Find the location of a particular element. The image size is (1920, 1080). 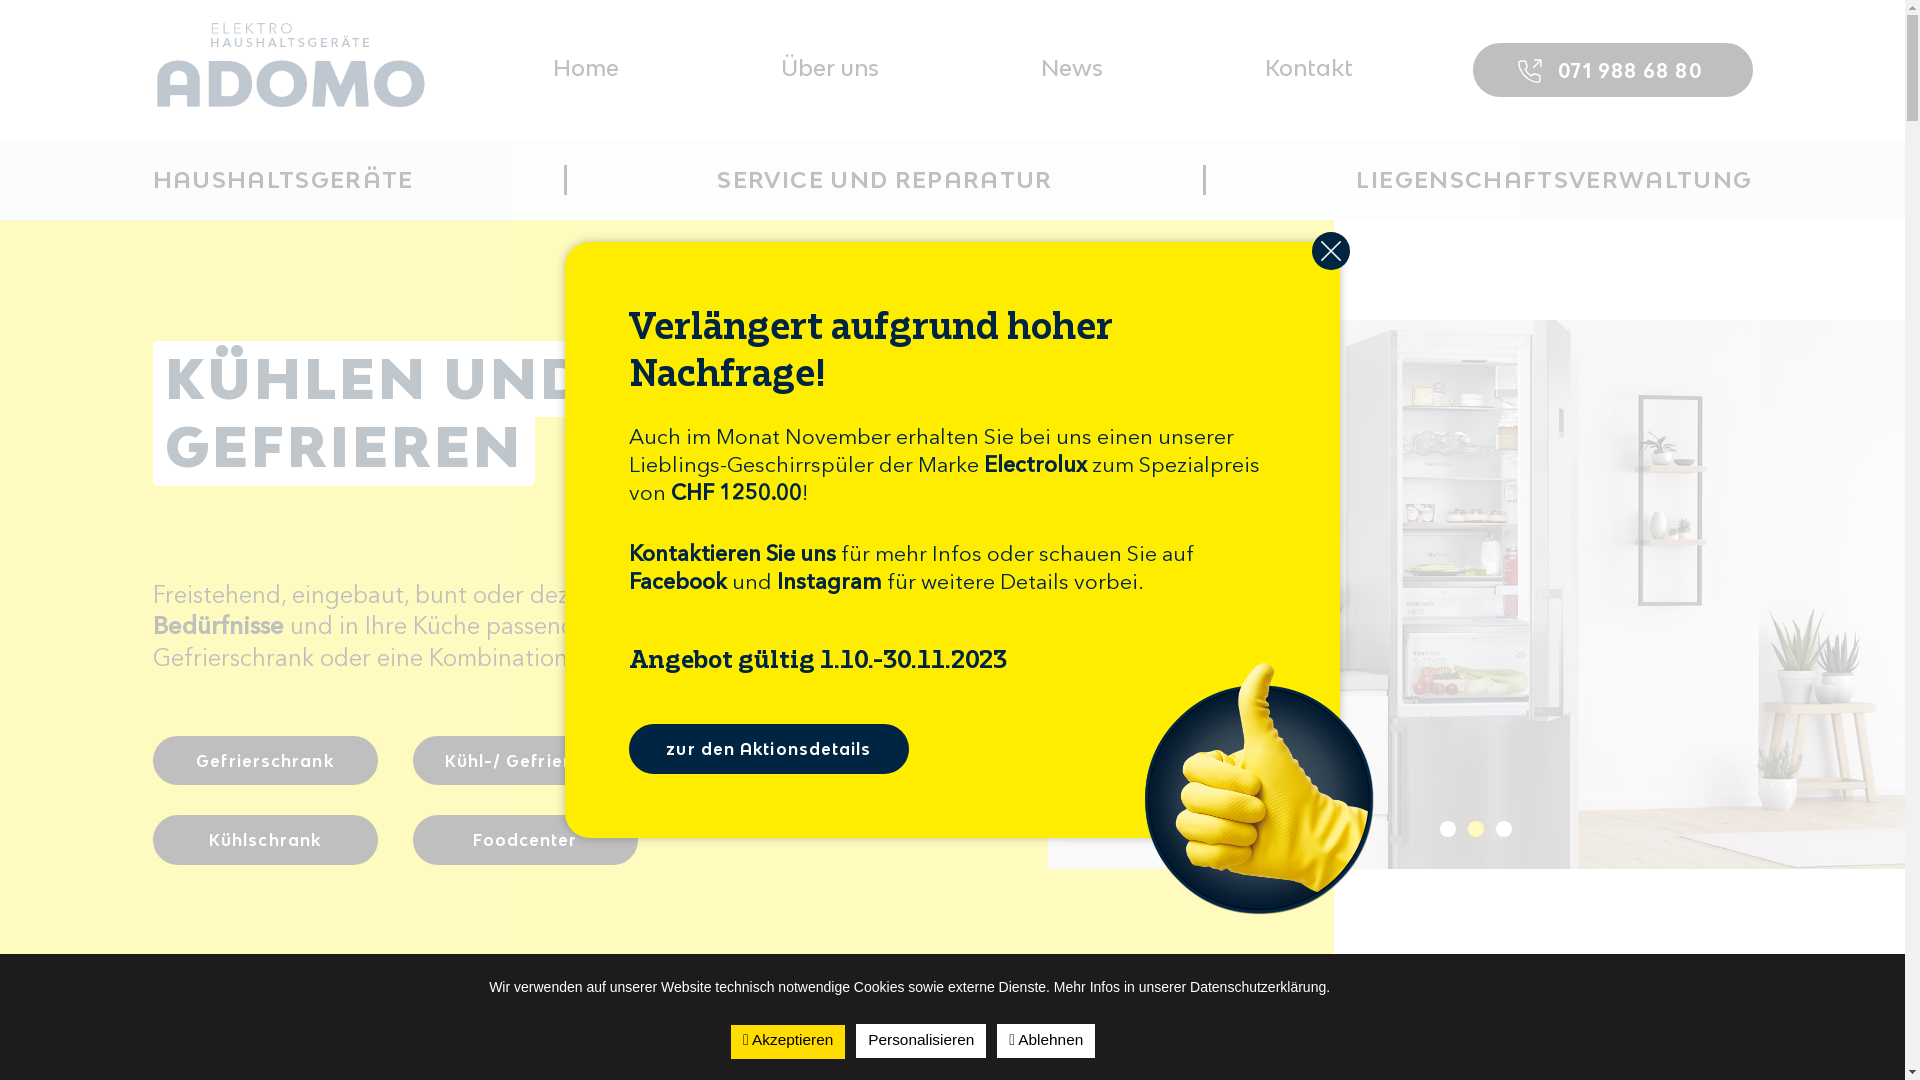

'3' is located at coordinates (1503, 829).